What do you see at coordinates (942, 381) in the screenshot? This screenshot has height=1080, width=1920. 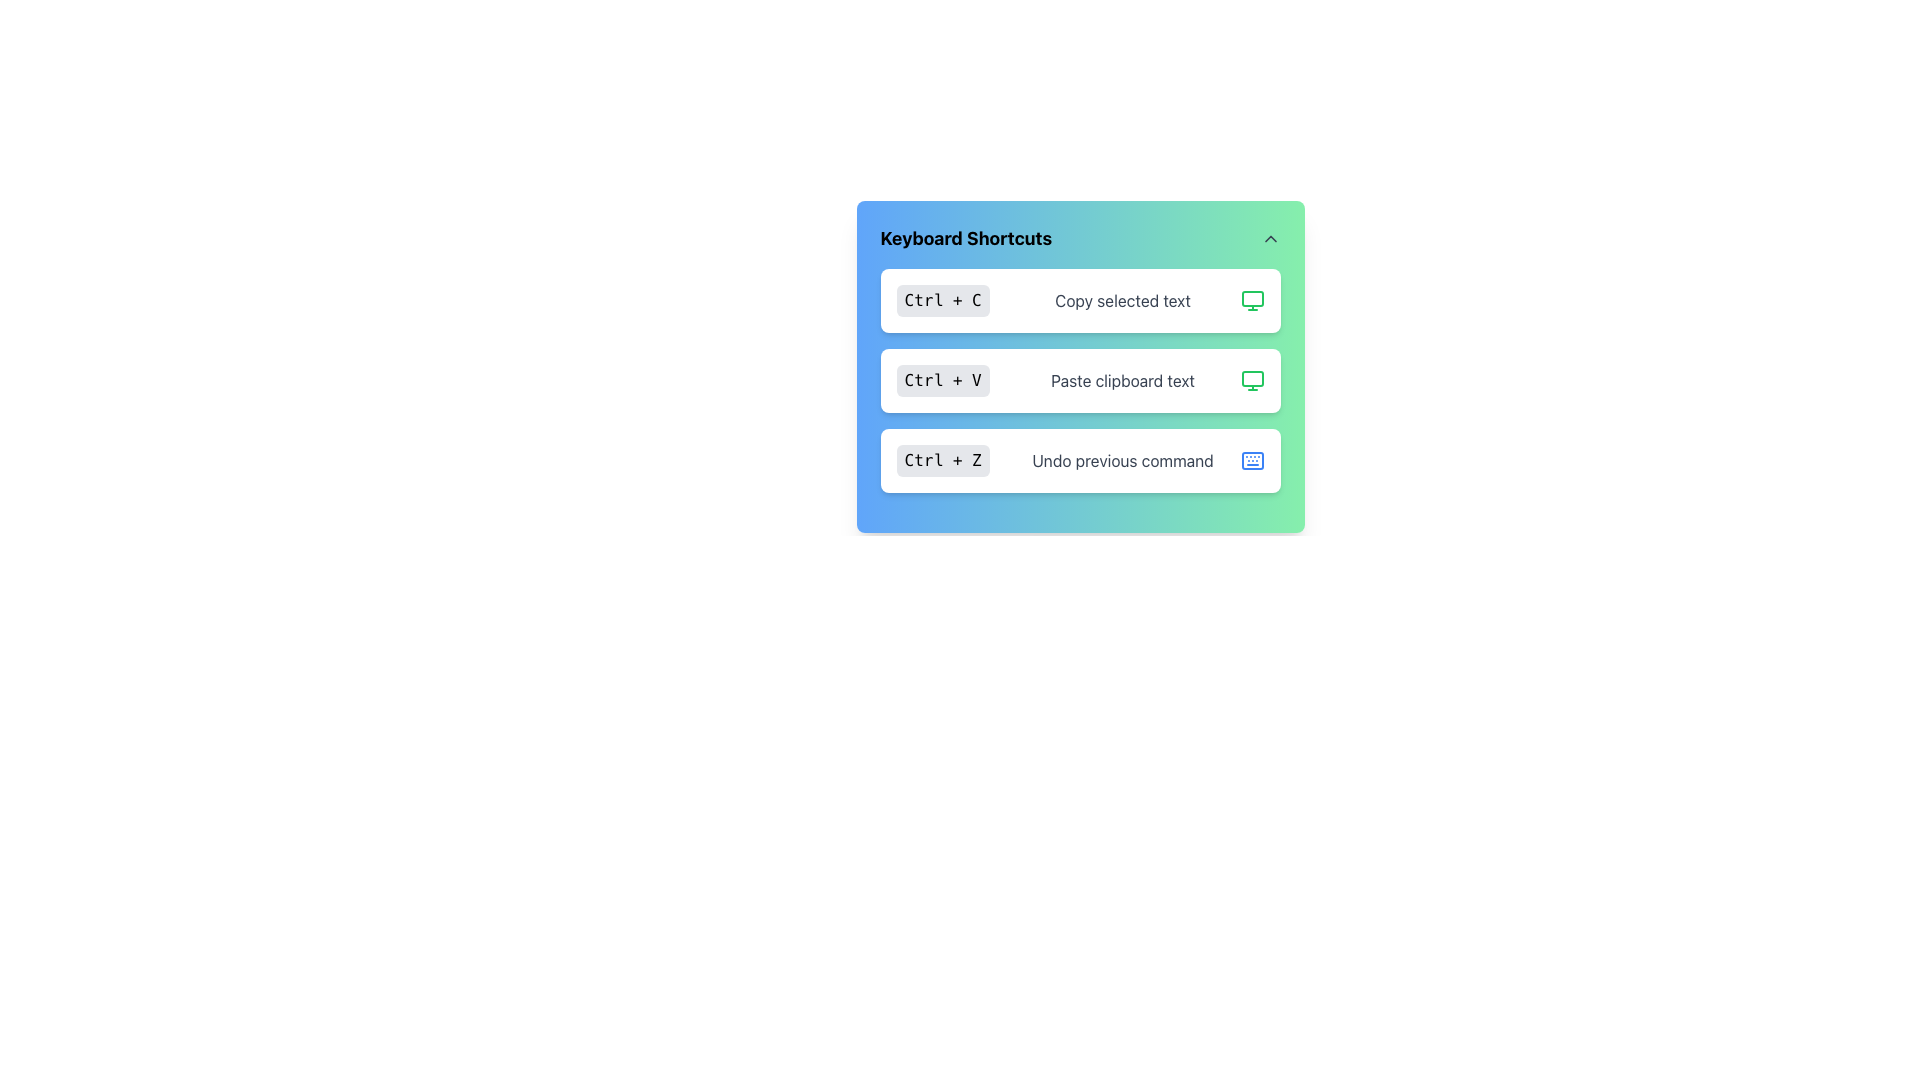 I see `the badge labeled 'Ctrl + V', which has a light gray background and bold black text, positioned in the second row of the keyboard shortcut list` at bounding box center [942, 381].